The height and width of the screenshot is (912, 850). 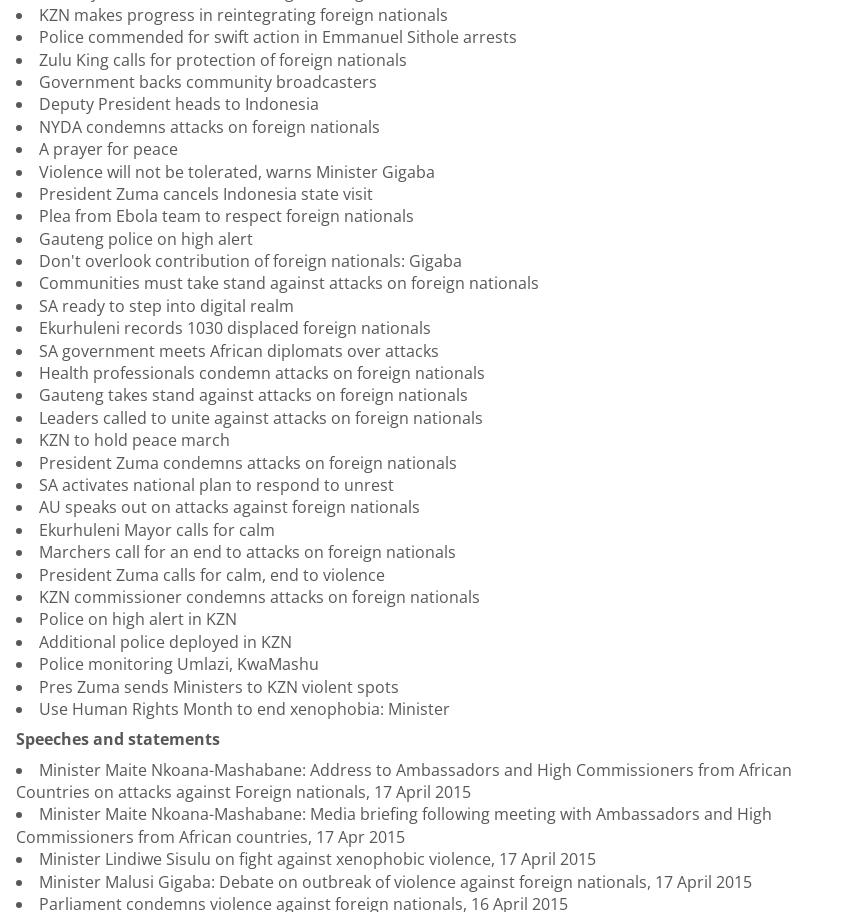 I want to click on 'Deputy President heads to Indonesia', so click(x=178, y=103).